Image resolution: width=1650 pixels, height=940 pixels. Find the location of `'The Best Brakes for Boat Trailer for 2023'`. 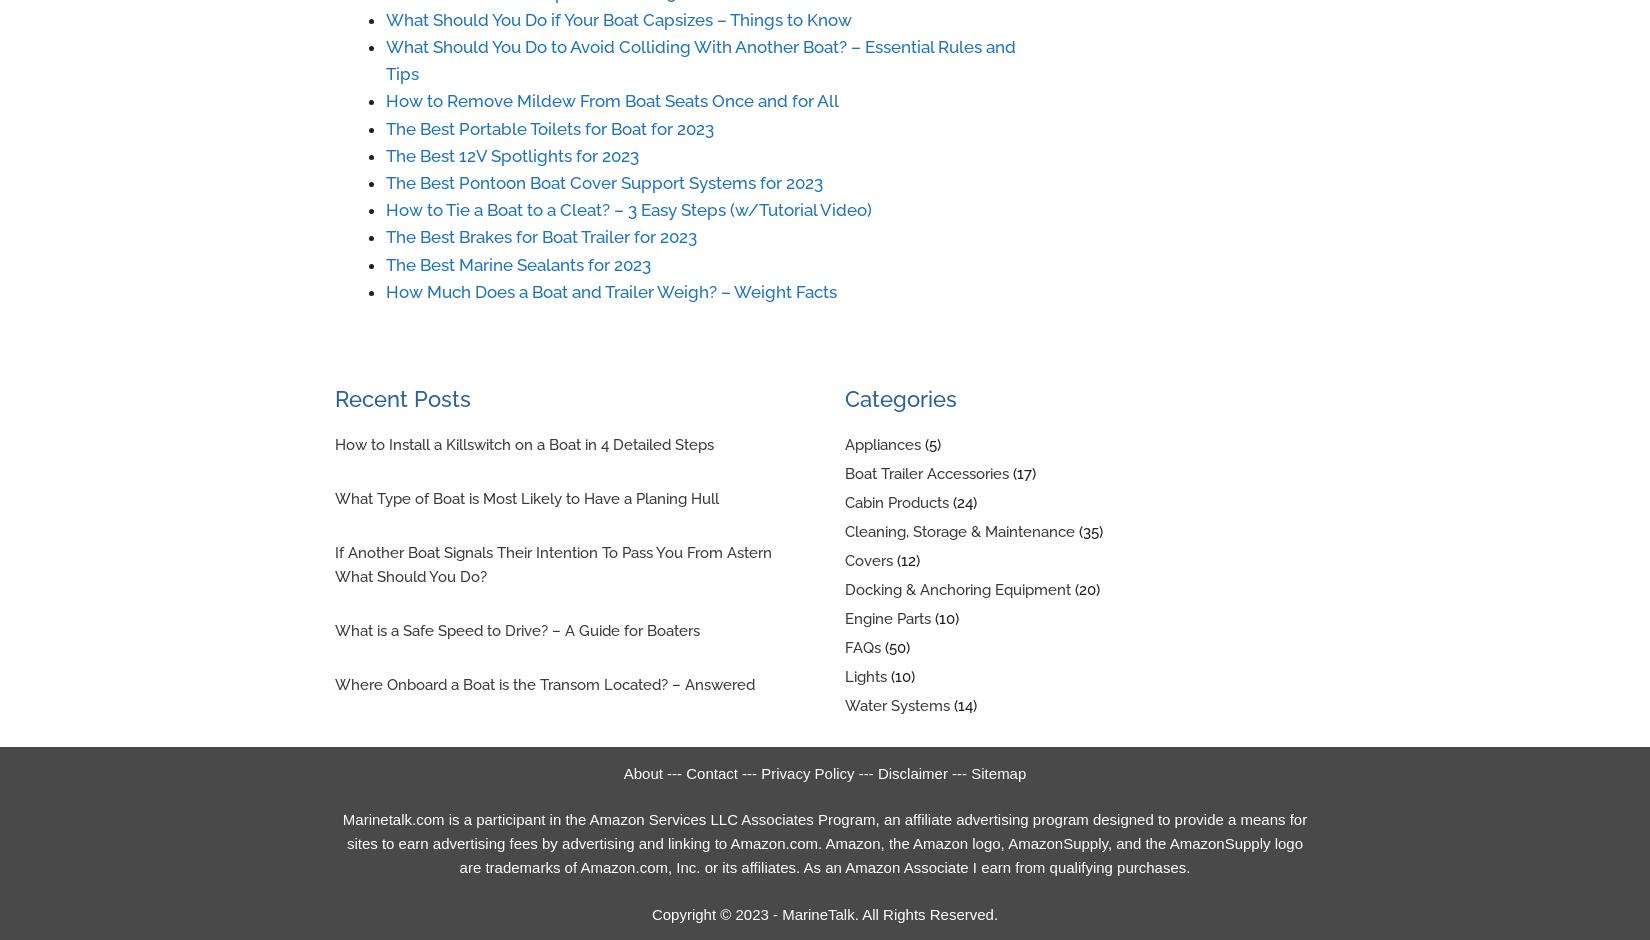

'The Best Brakes for Boat Trailer for 2023' is located at coordinates (540, 236).